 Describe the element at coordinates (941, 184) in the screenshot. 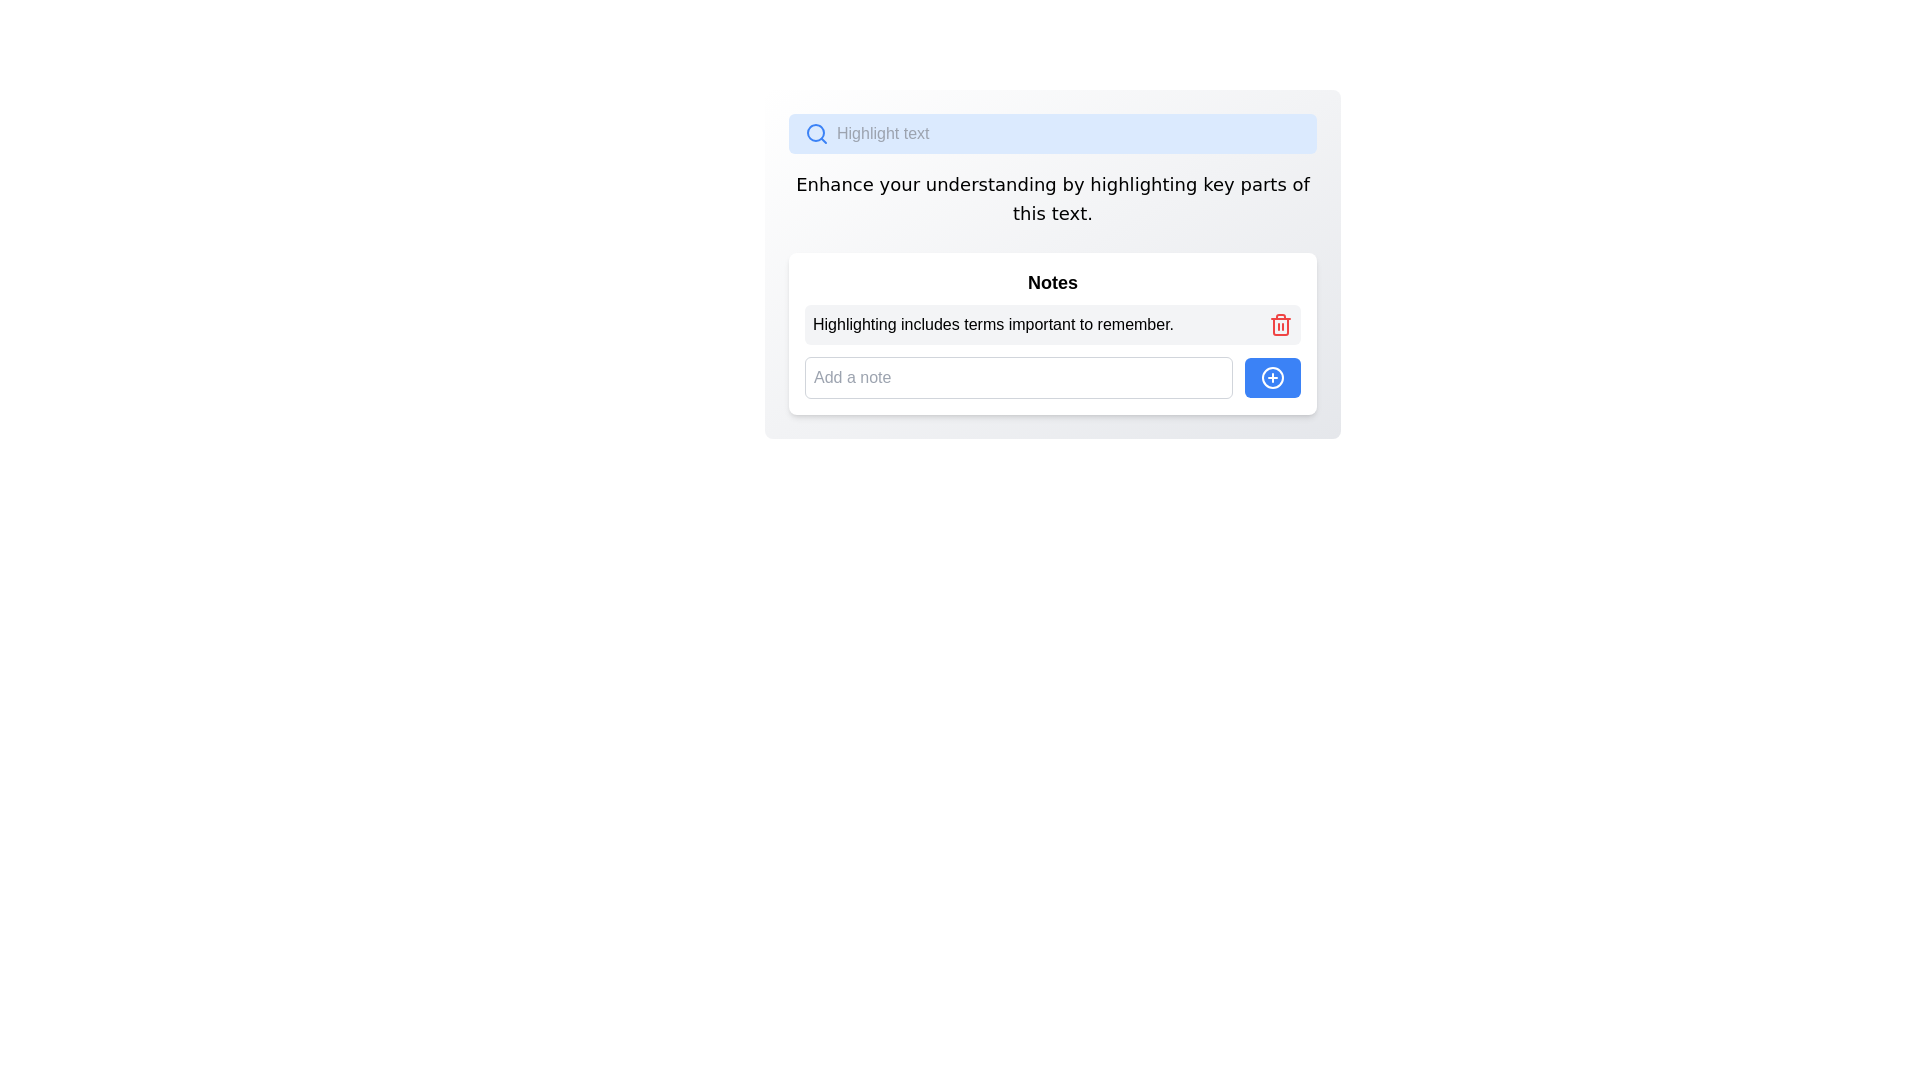

I see `the second occurrence of the letter 'n' in the word 'understanding' within the paragraph that reads 'Enhance your understanding by highlighting key parts of this text.'` at that location.